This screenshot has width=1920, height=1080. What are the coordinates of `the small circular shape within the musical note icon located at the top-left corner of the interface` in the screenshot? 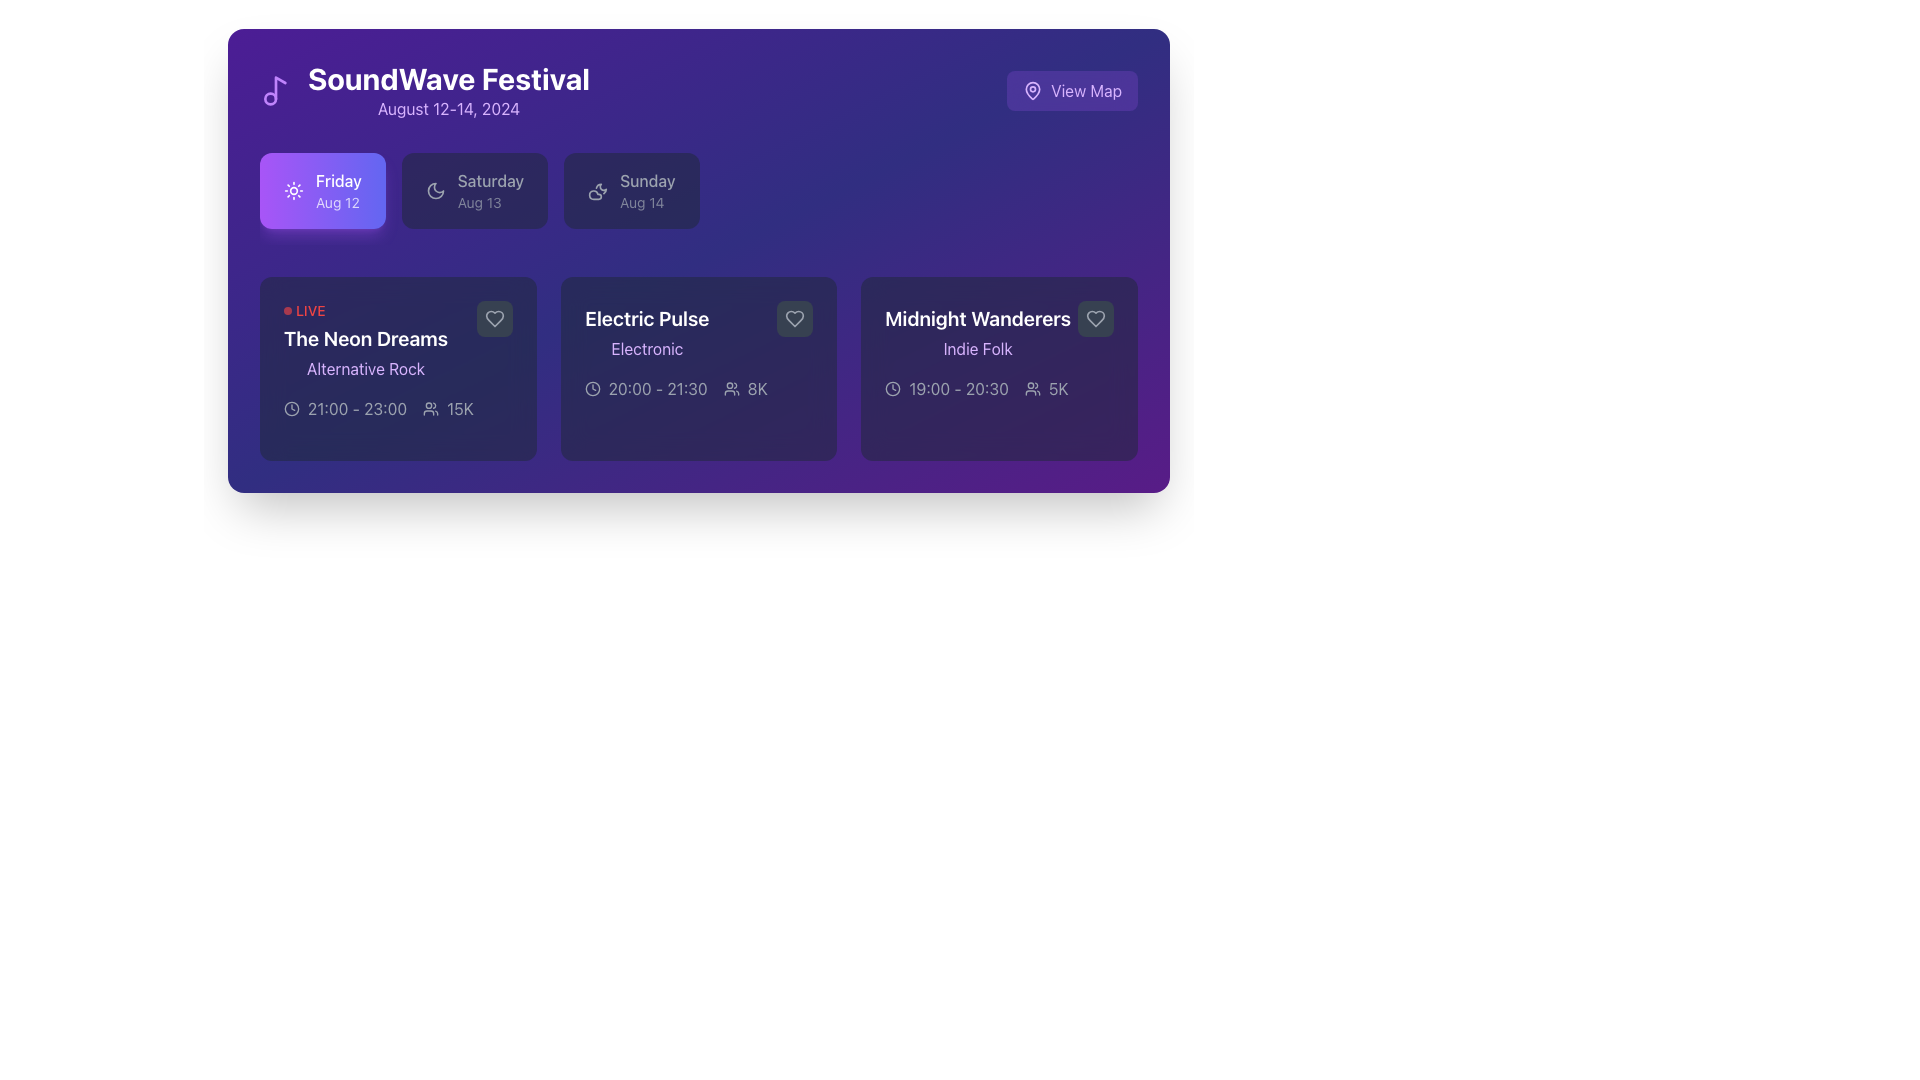 It's located at (269, 99).